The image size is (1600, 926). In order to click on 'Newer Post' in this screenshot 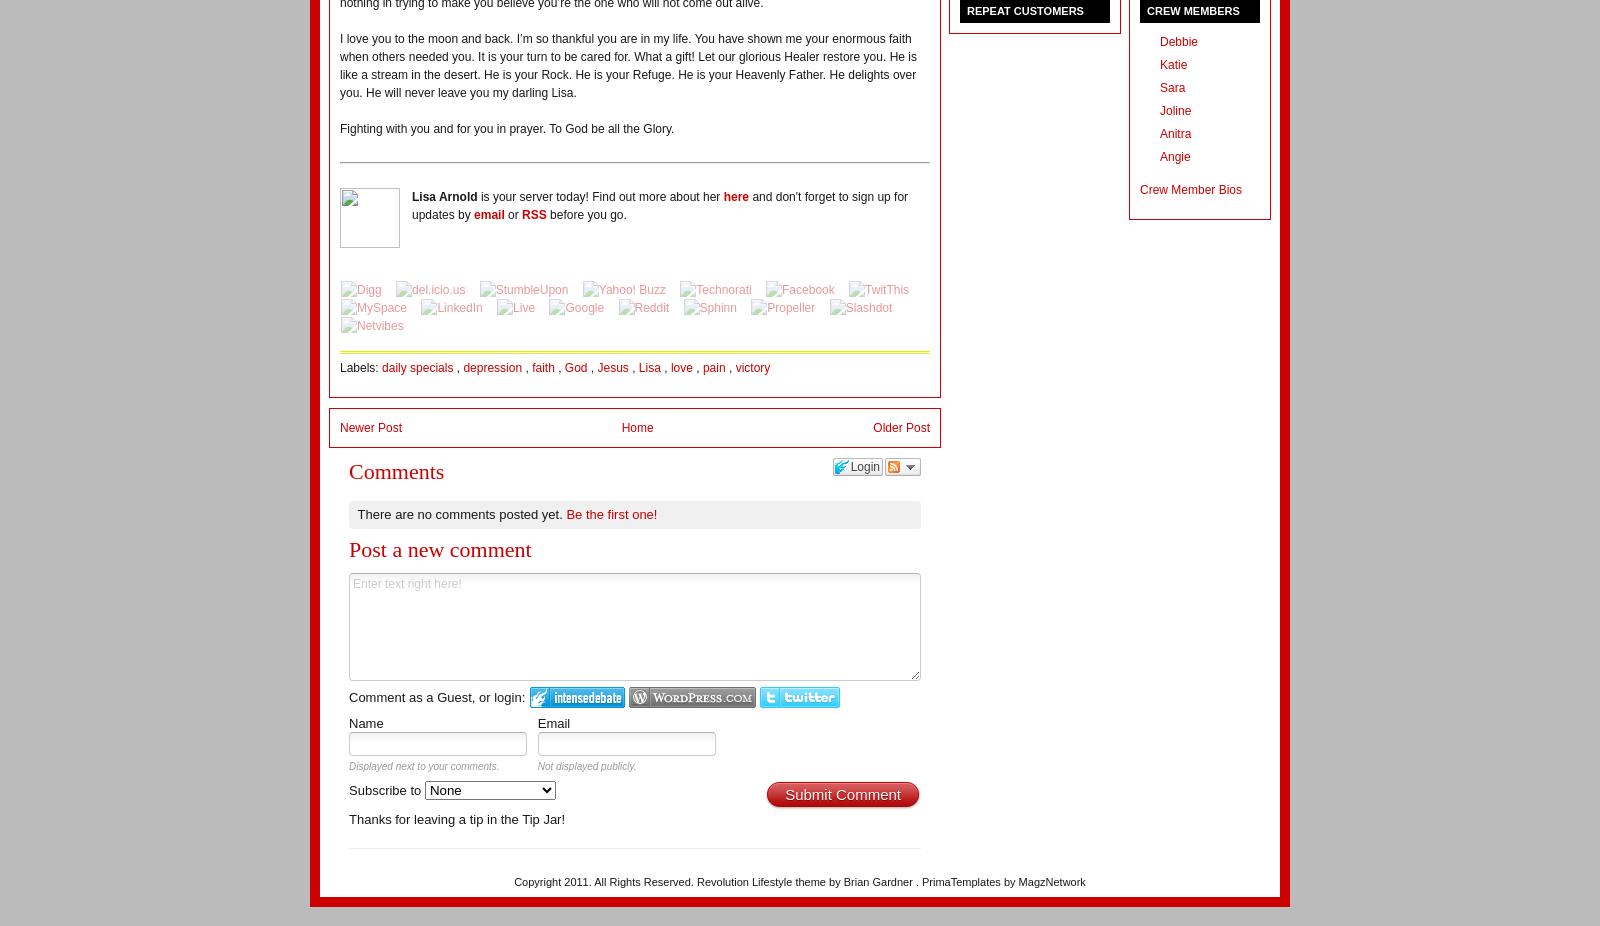, I will do `click(371, 427)`.